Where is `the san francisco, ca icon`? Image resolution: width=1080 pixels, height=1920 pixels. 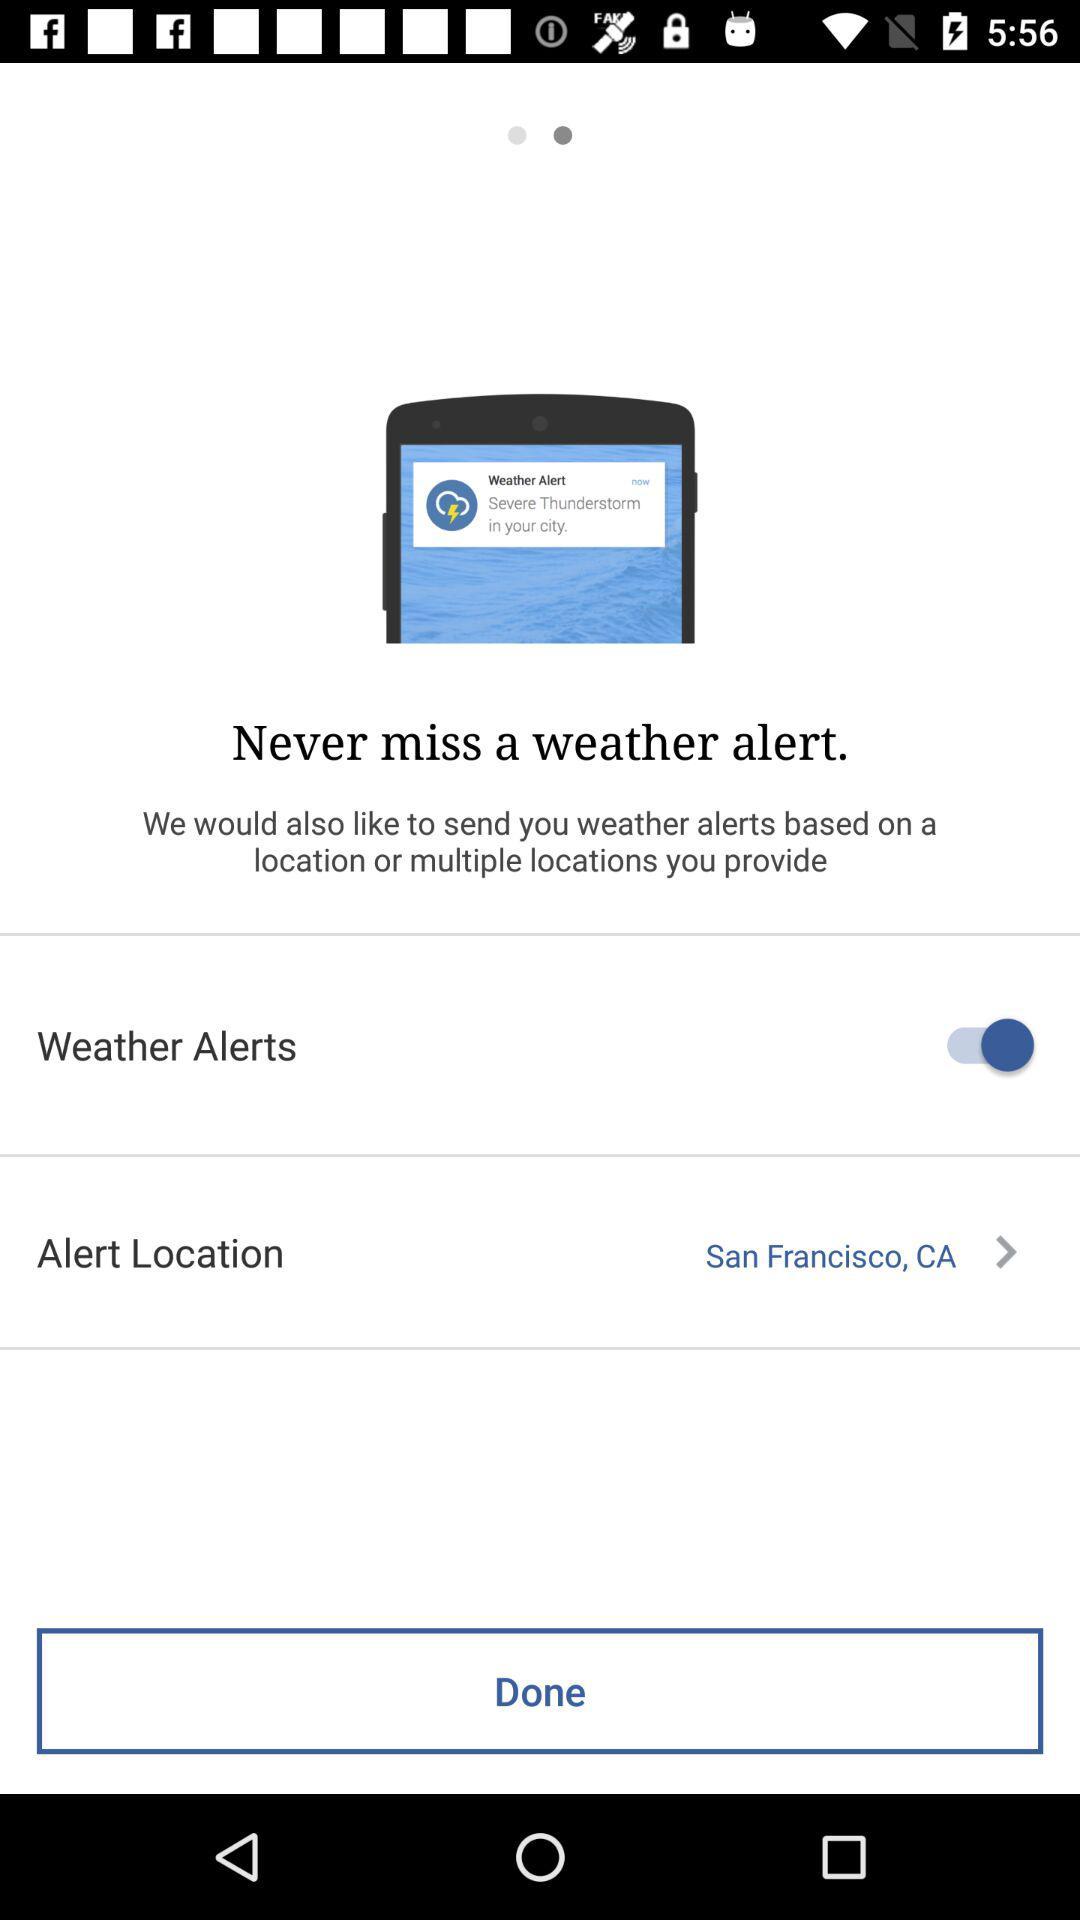
the san francisco, ca icon is located at coordinates (860, 1254).